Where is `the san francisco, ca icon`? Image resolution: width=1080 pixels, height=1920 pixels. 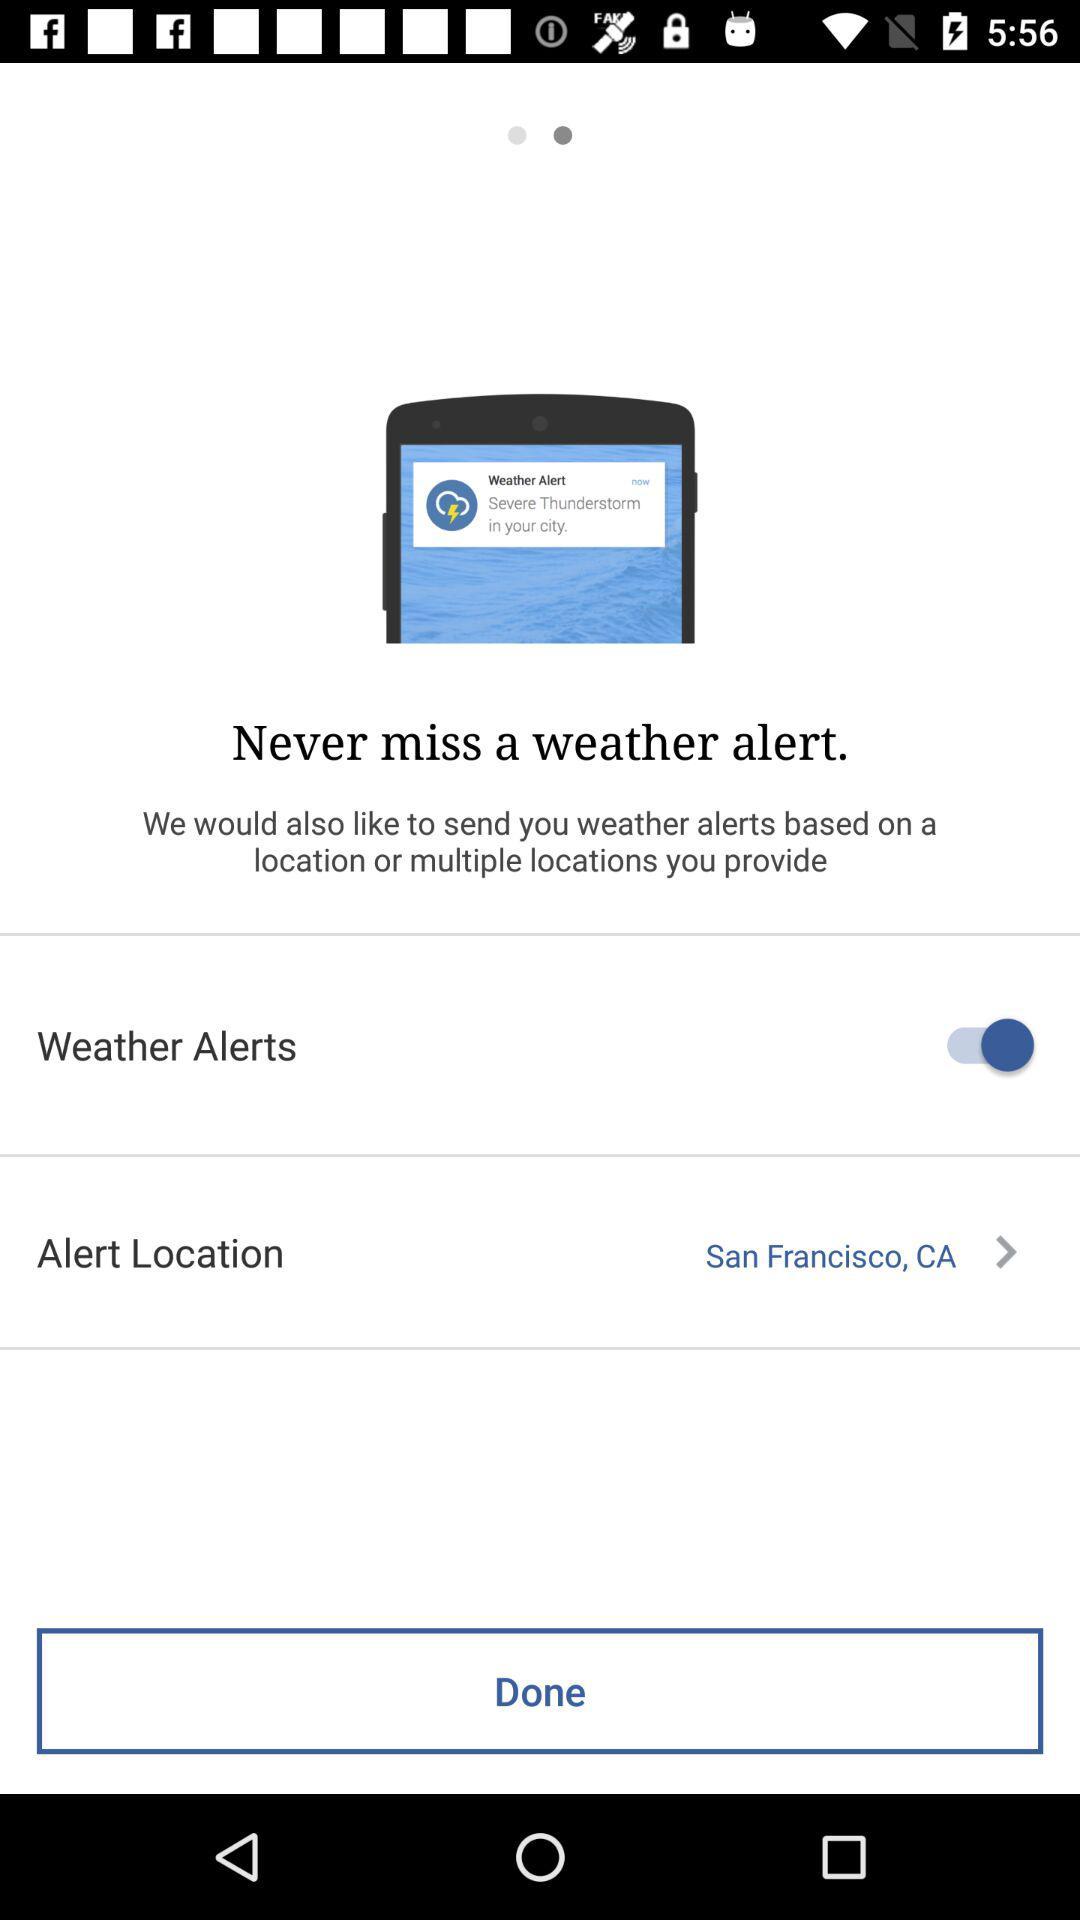
the san francisco, ca icon is located at coordinates (860, 1254).